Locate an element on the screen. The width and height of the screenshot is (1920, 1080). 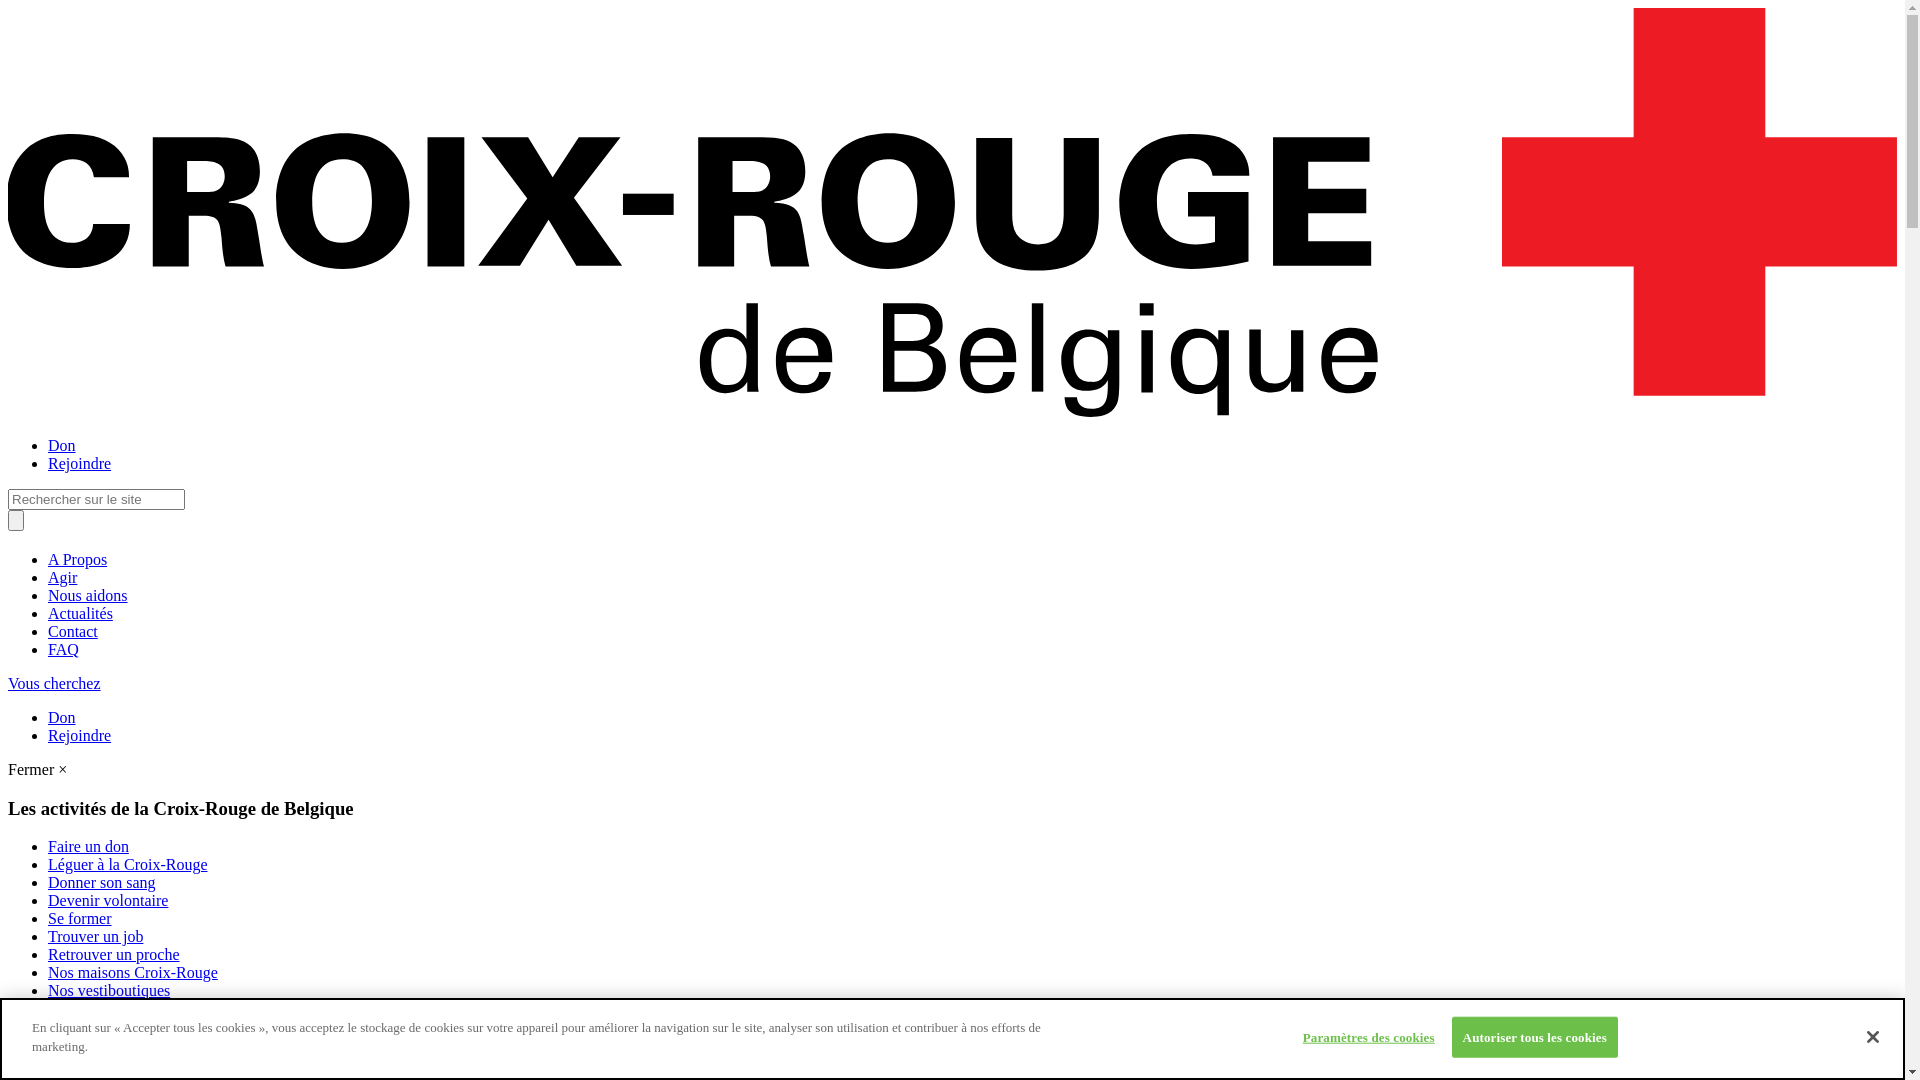
'Donner son sang' is located at coordinates (100, 881).